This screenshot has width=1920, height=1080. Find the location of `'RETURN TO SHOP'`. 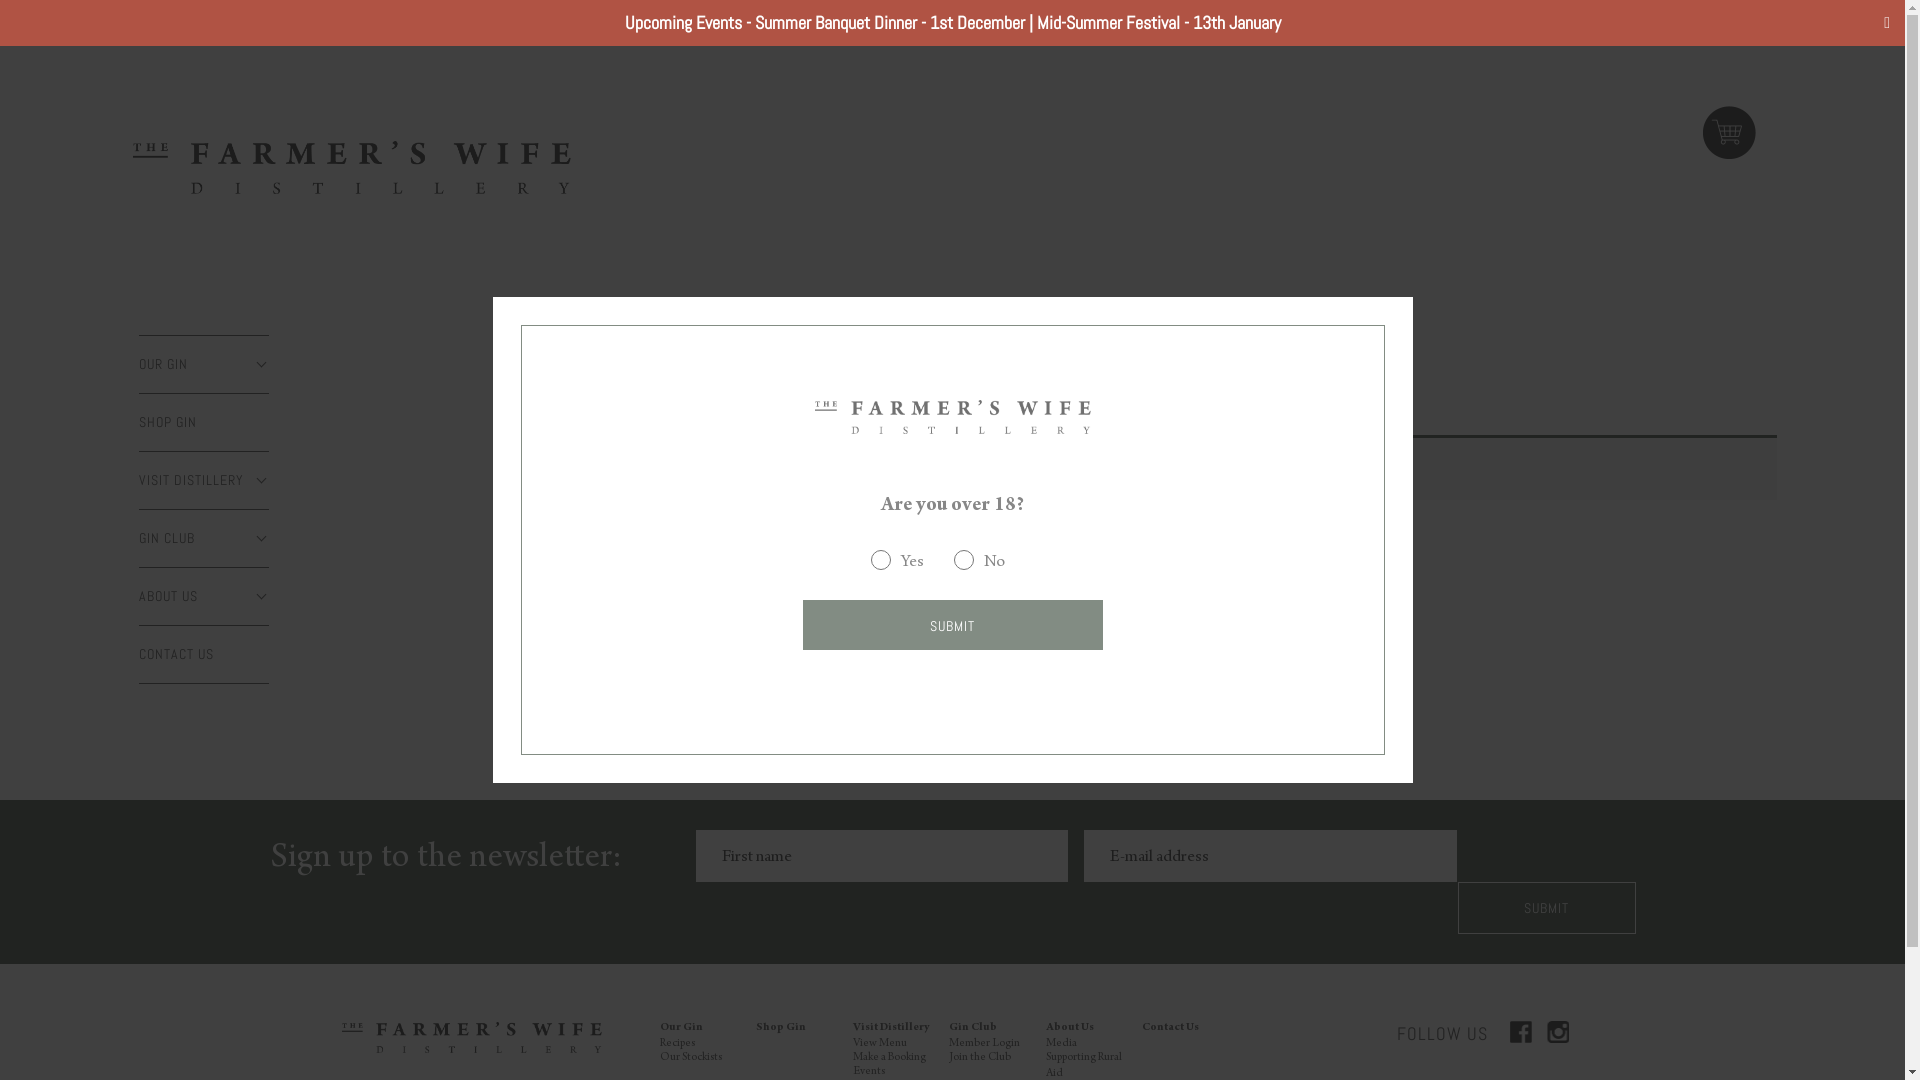

'RETURN TO SHOP' is located at coordinates (752, 560).